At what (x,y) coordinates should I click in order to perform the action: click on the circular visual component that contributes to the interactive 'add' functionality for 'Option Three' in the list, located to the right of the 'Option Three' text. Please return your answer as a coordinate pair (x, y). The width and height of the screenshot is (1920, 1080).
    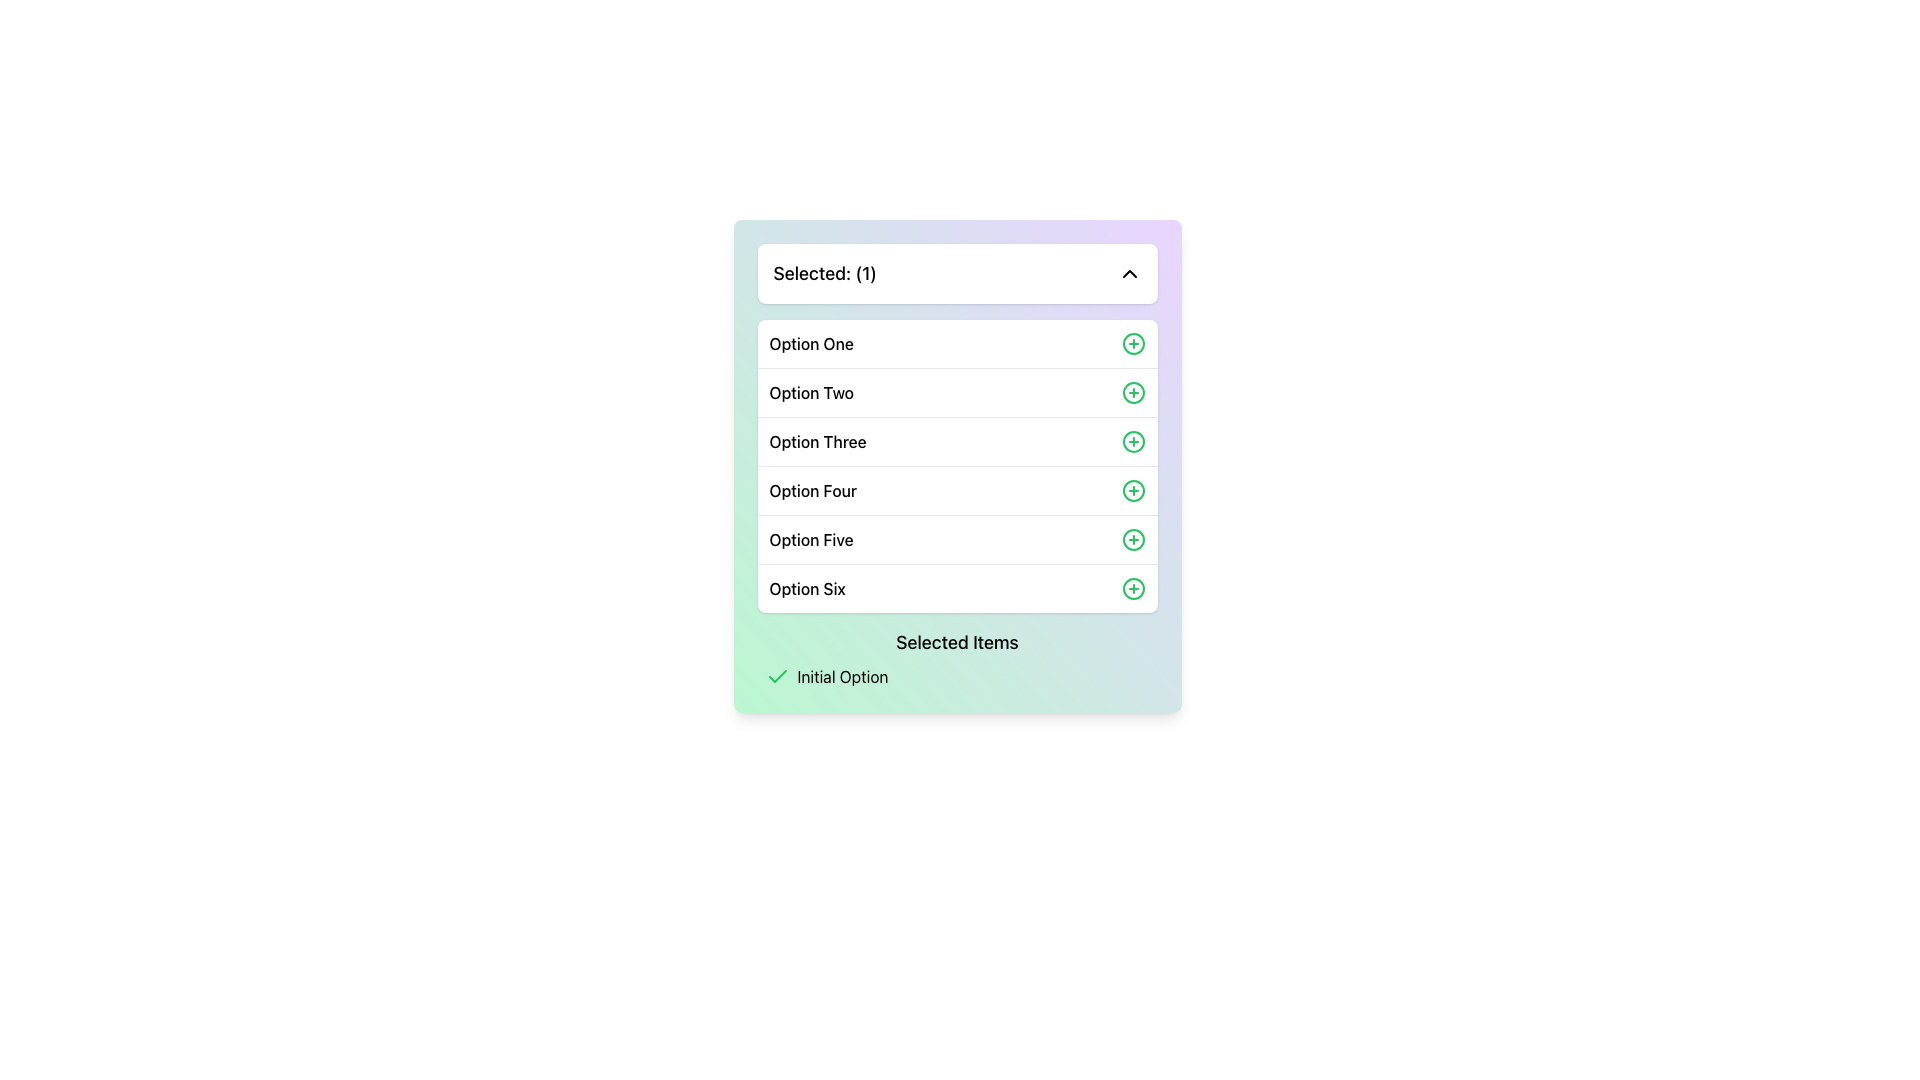
    Looking at the image, I should click on (1133, 441).